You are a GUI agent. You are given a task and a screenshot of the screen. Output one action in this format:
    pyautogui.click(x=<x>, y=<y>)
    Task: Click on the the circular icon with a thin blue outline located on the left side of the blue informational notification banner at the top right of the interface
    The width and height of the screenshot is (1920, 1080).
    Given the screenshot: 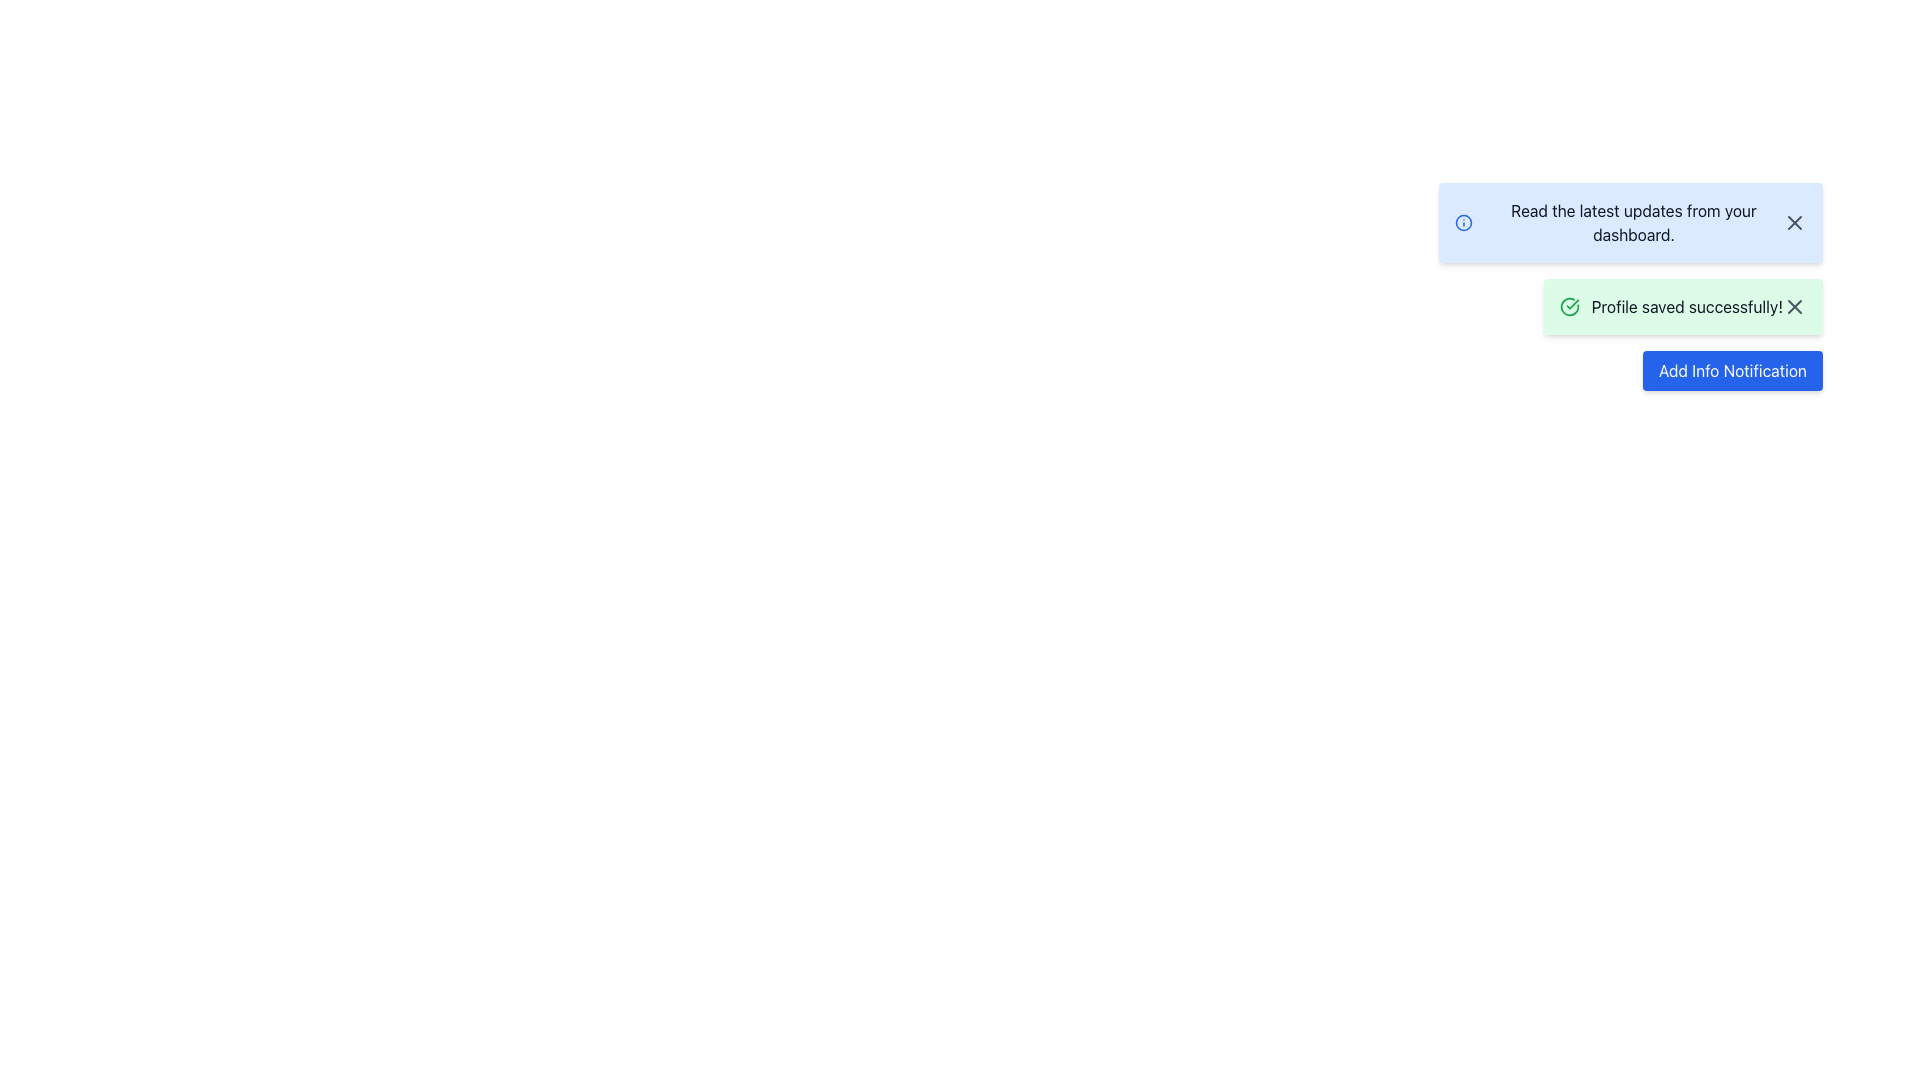 What is the action you would take?
    pyautogui.click(x=1464, y=223)
    